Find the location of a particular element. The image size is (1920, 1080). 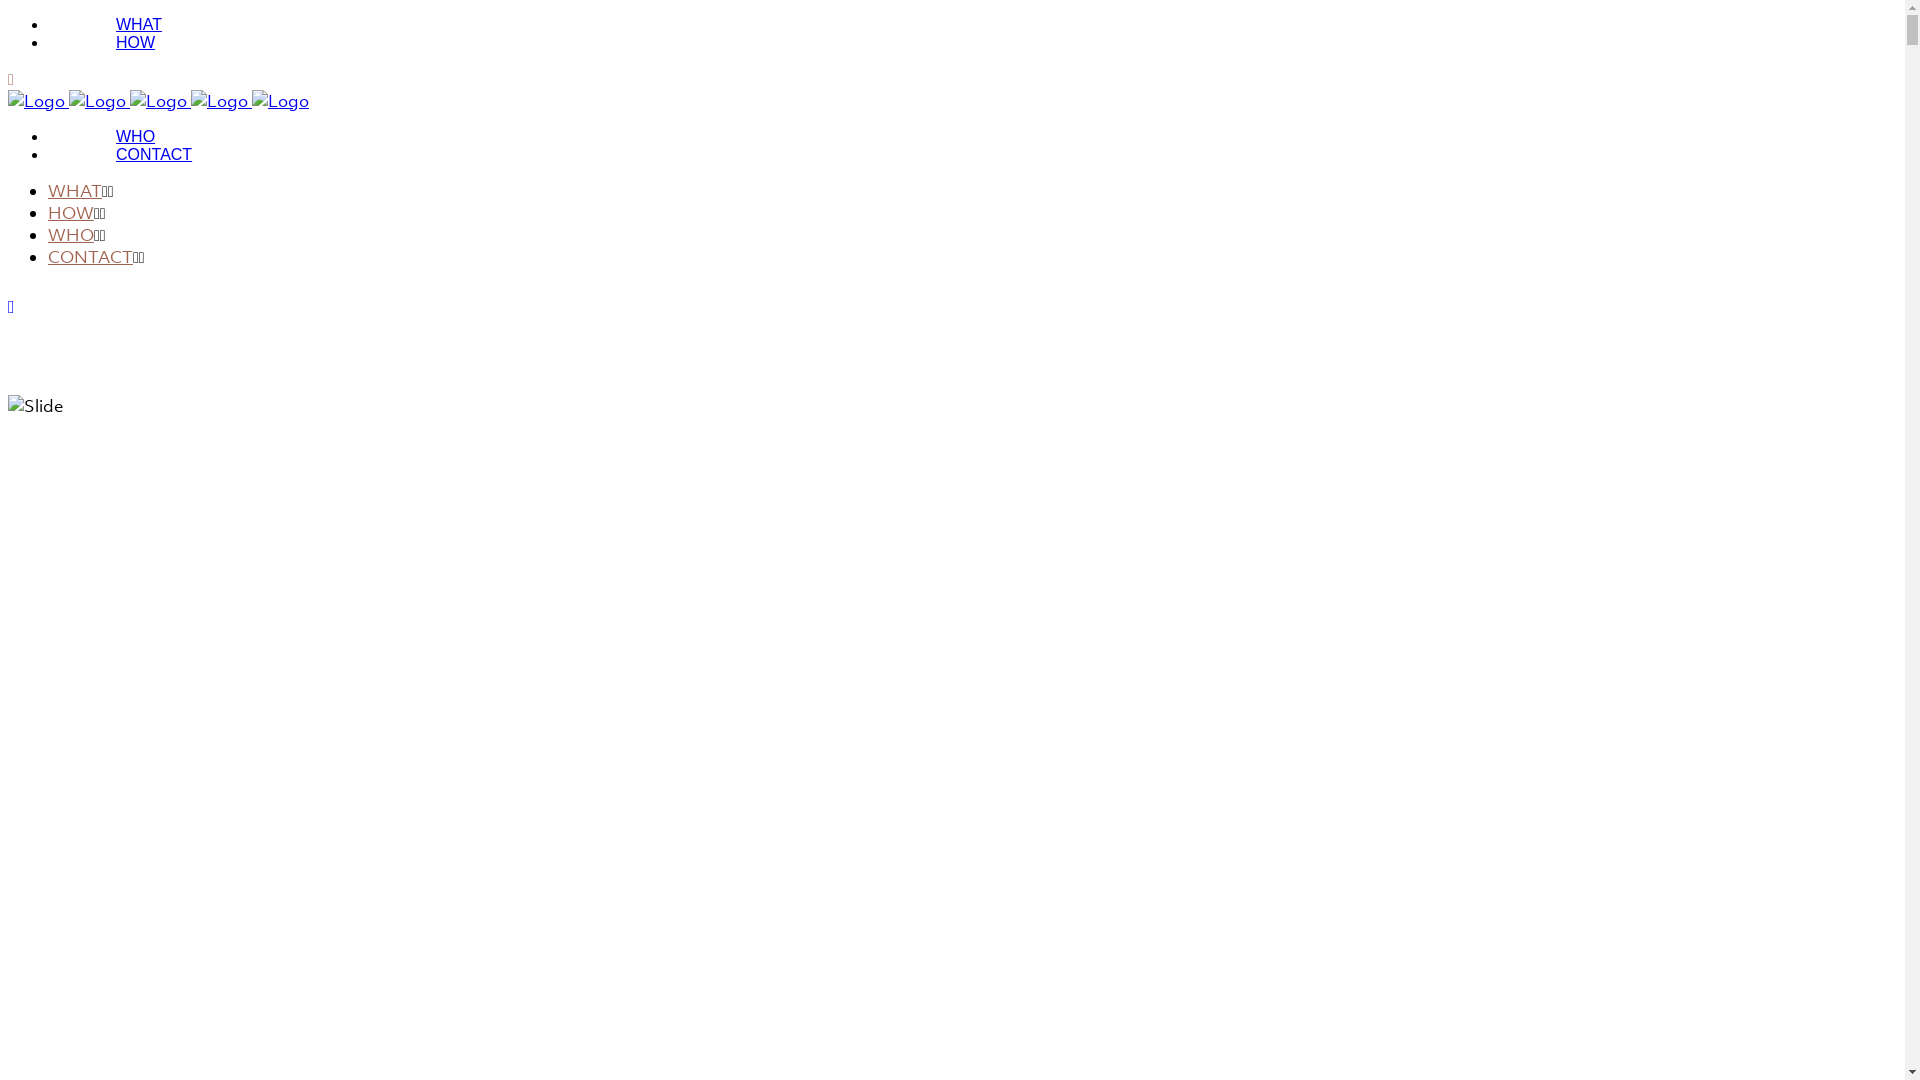

'WHAT' is located at coordinates (75, 191).